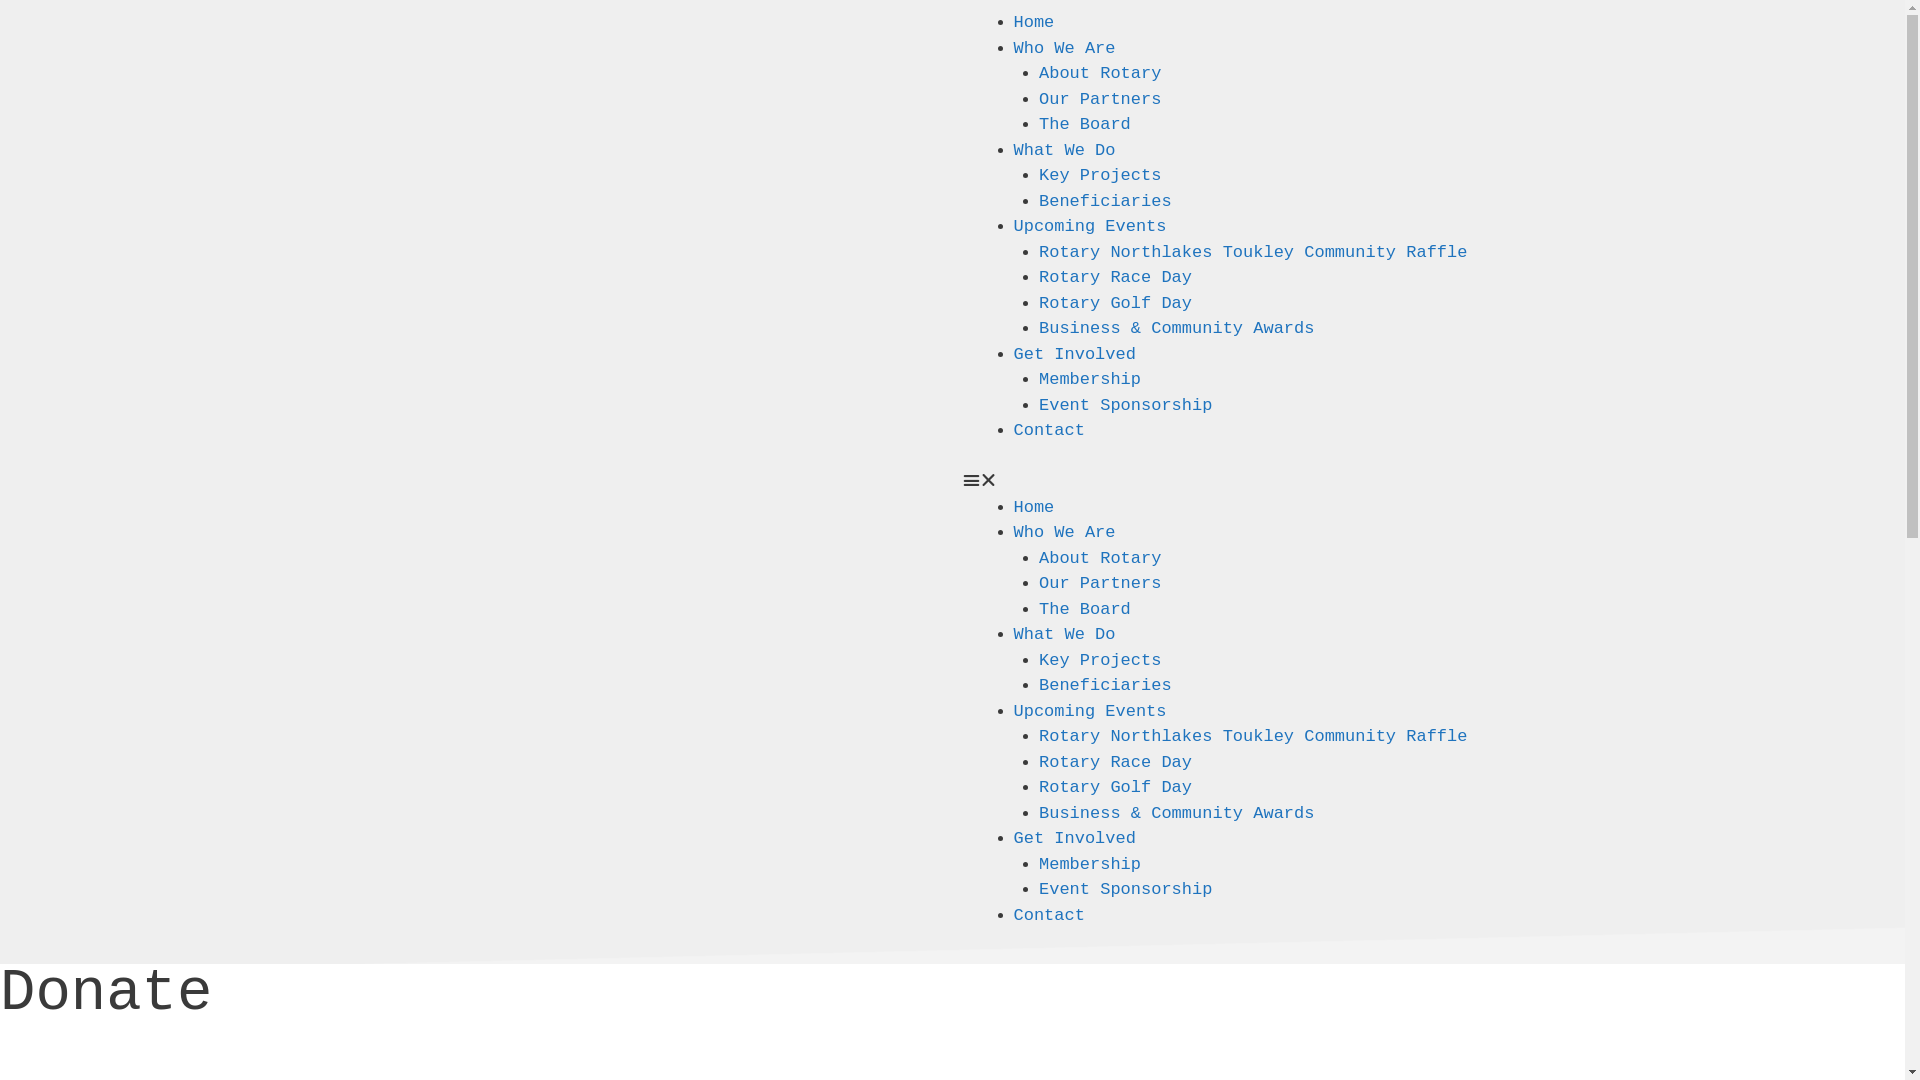  Describe the element at coordinates (1064, 148) in the screenshot. I see `'What We Do'` at that location.